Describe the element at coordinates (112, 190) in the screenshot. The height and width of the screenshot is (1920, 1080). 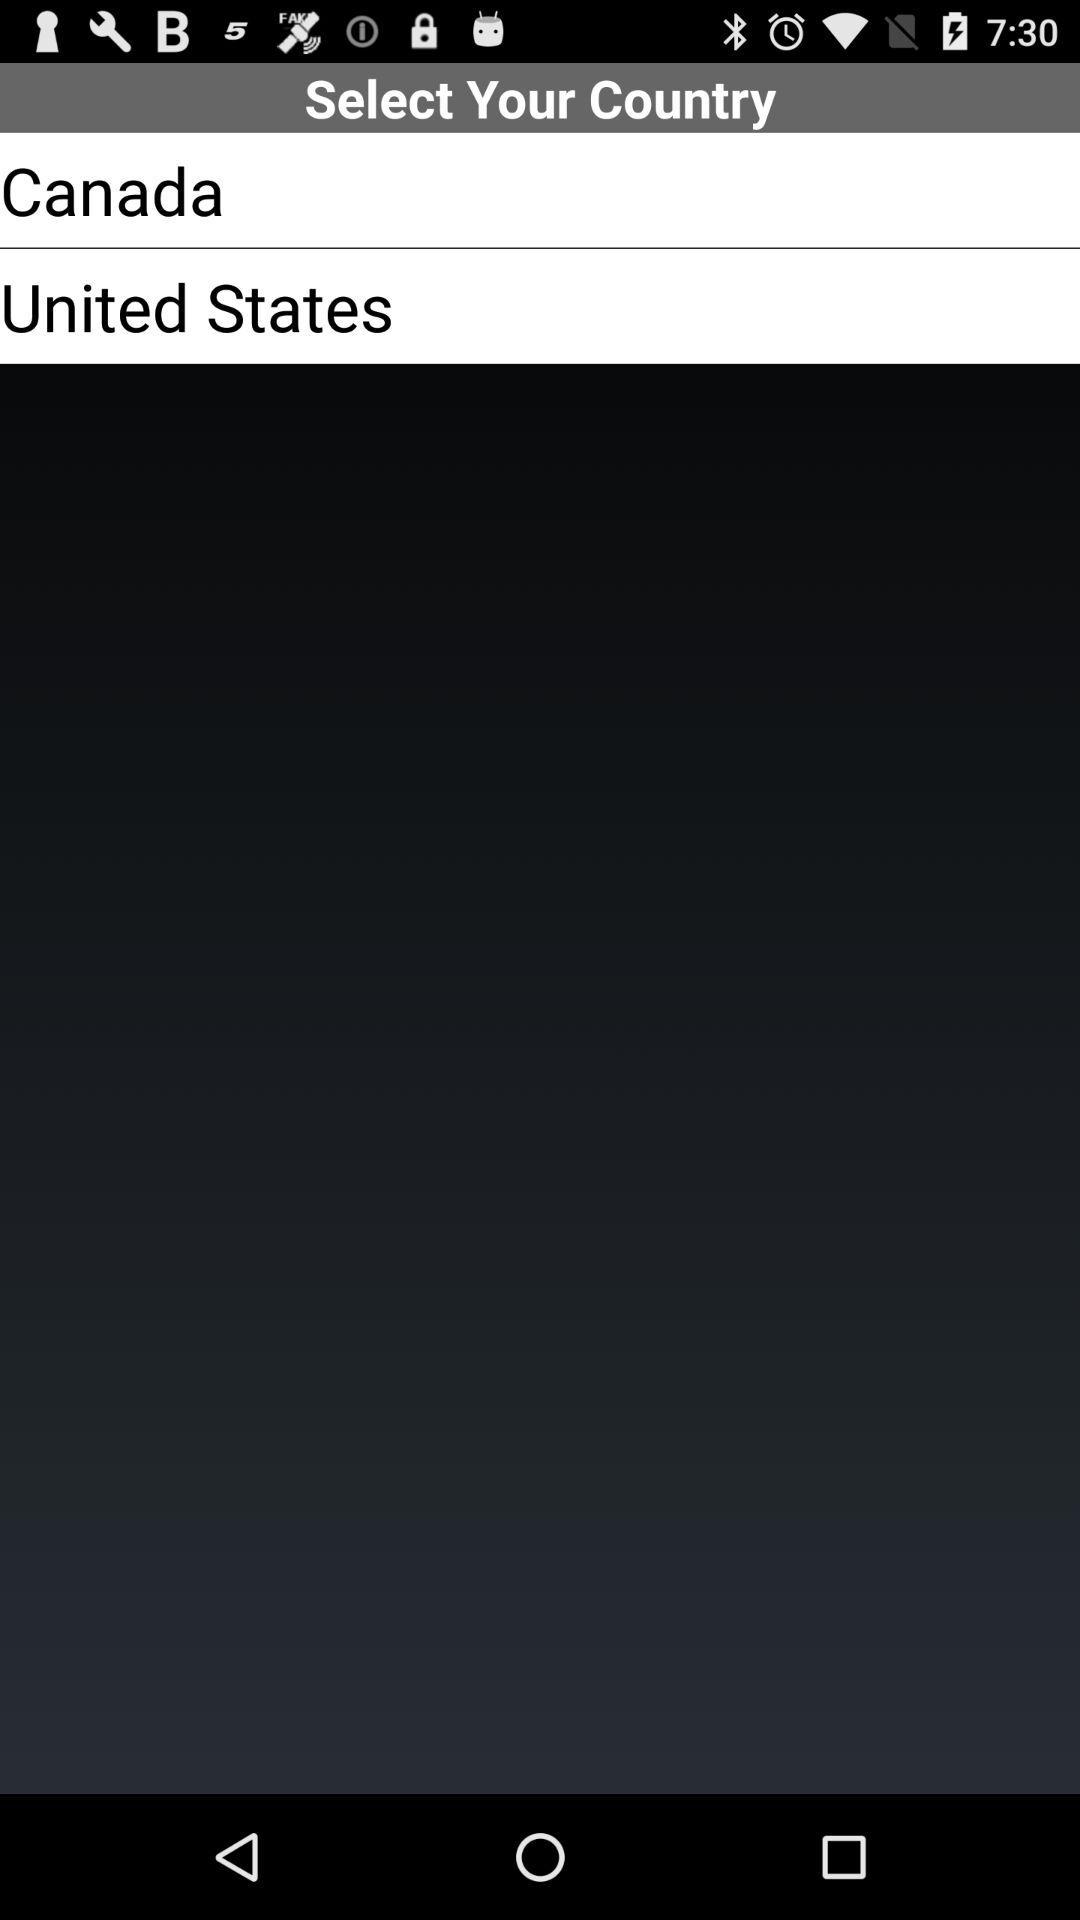
I see `canada item` at that location.